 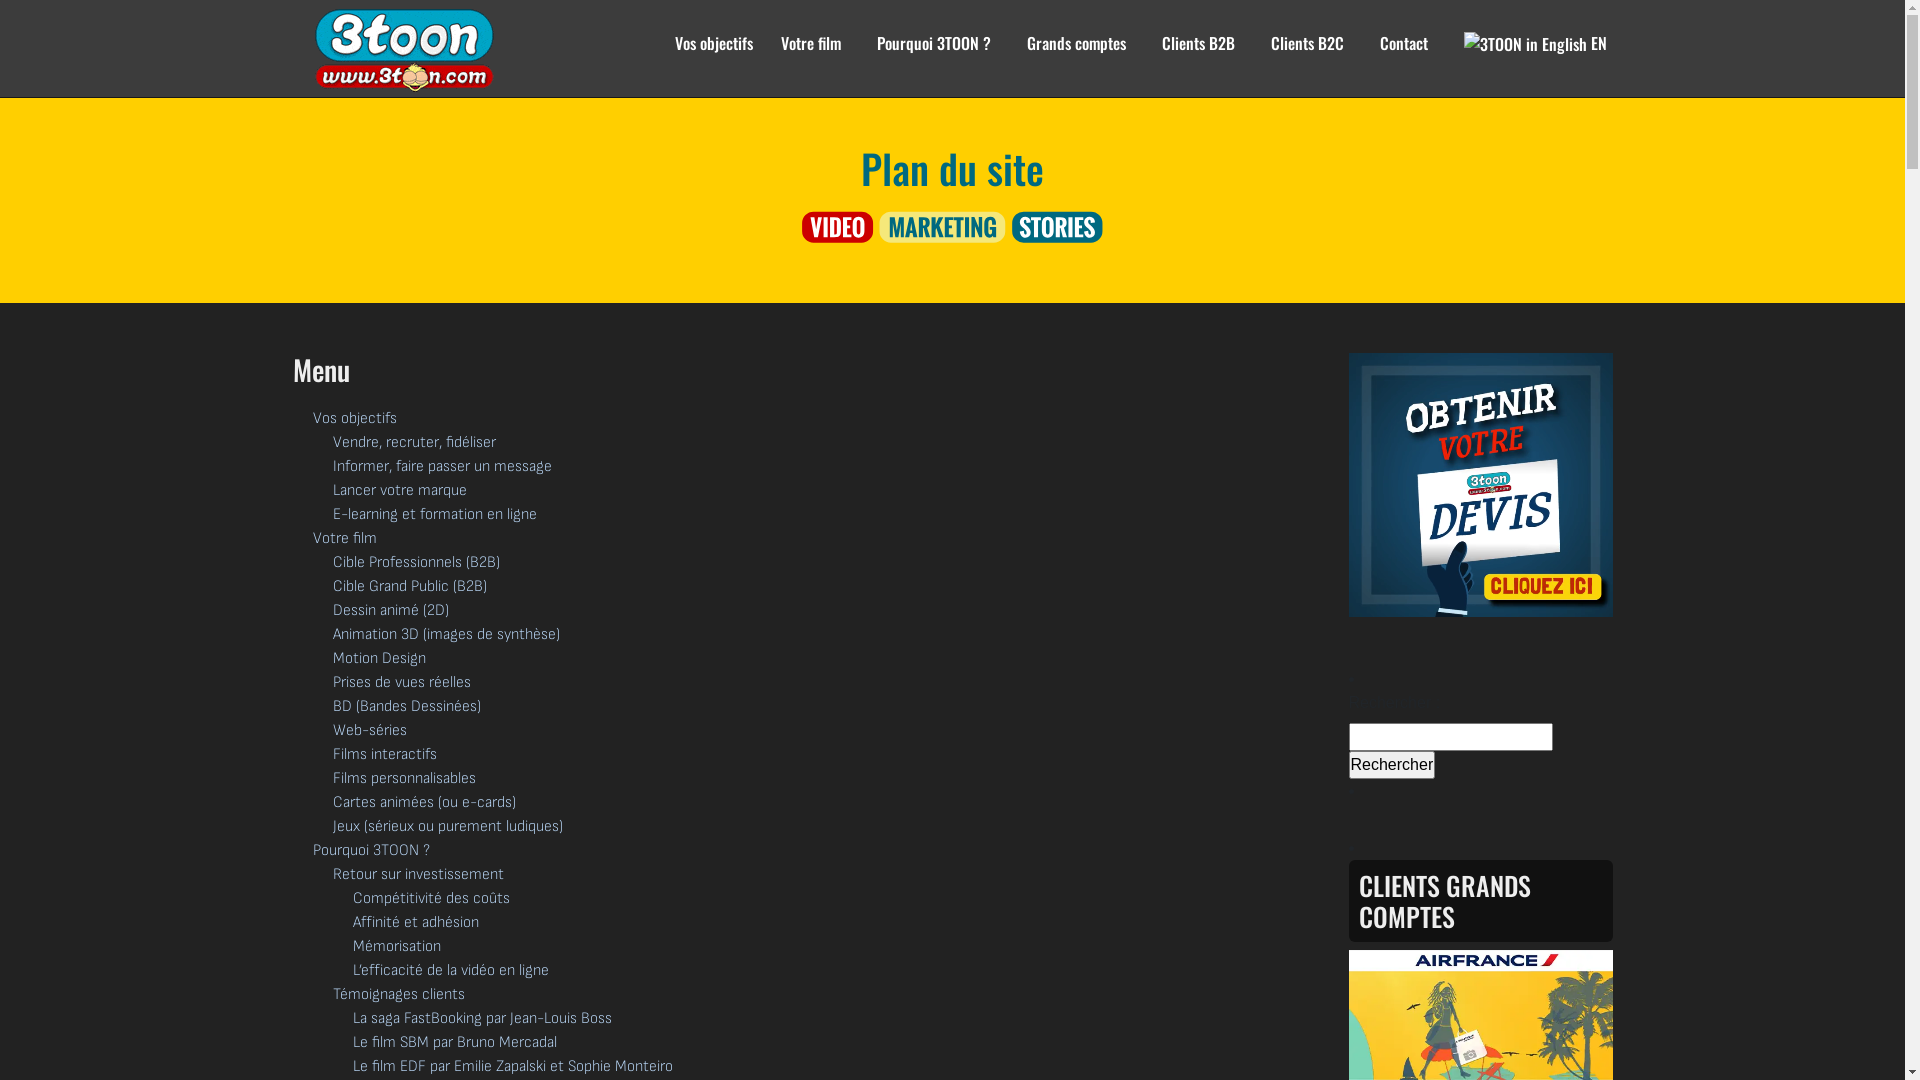 What do you see at coordinates (1464, 54) in the screenshot?
I see `'EN'` at bounding box center [1464, 54].